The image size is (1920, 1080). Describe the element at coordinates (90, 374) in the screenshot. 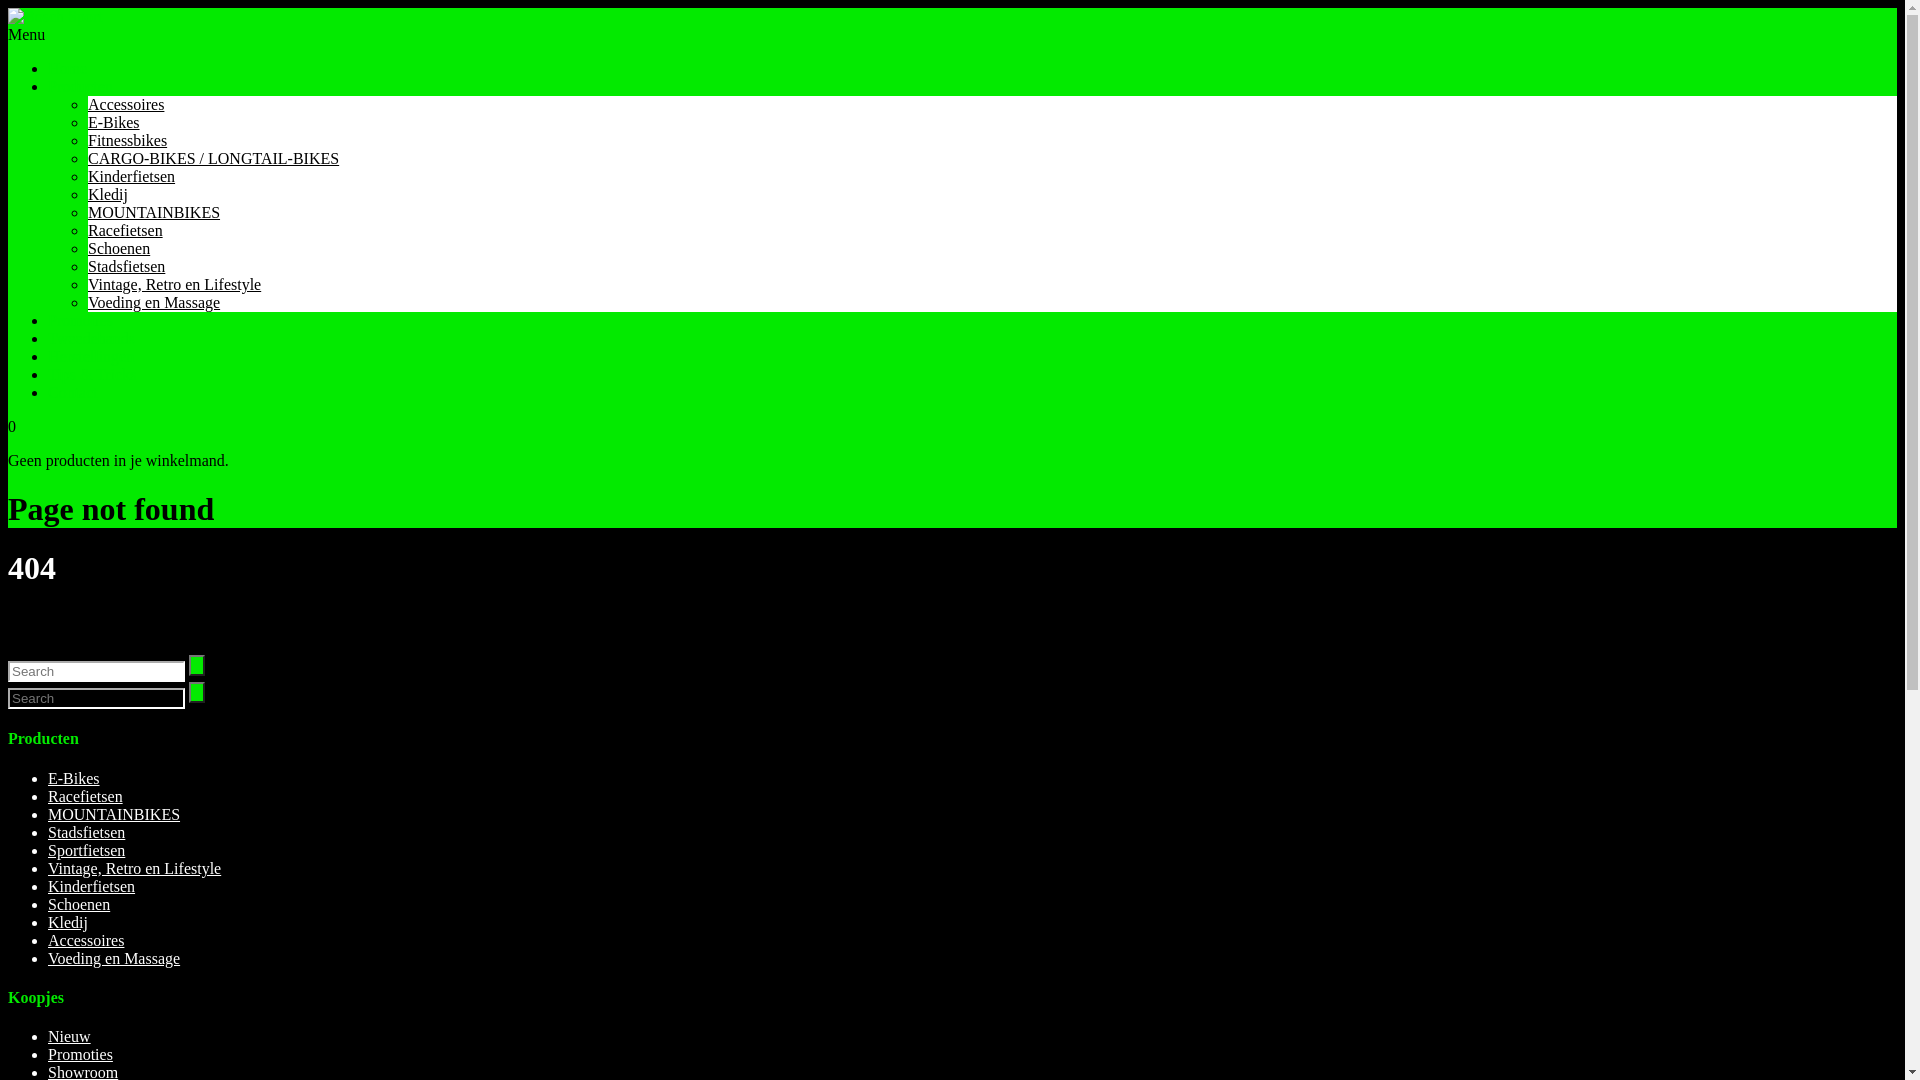

I see `'Tips & Tricks'` at that location.